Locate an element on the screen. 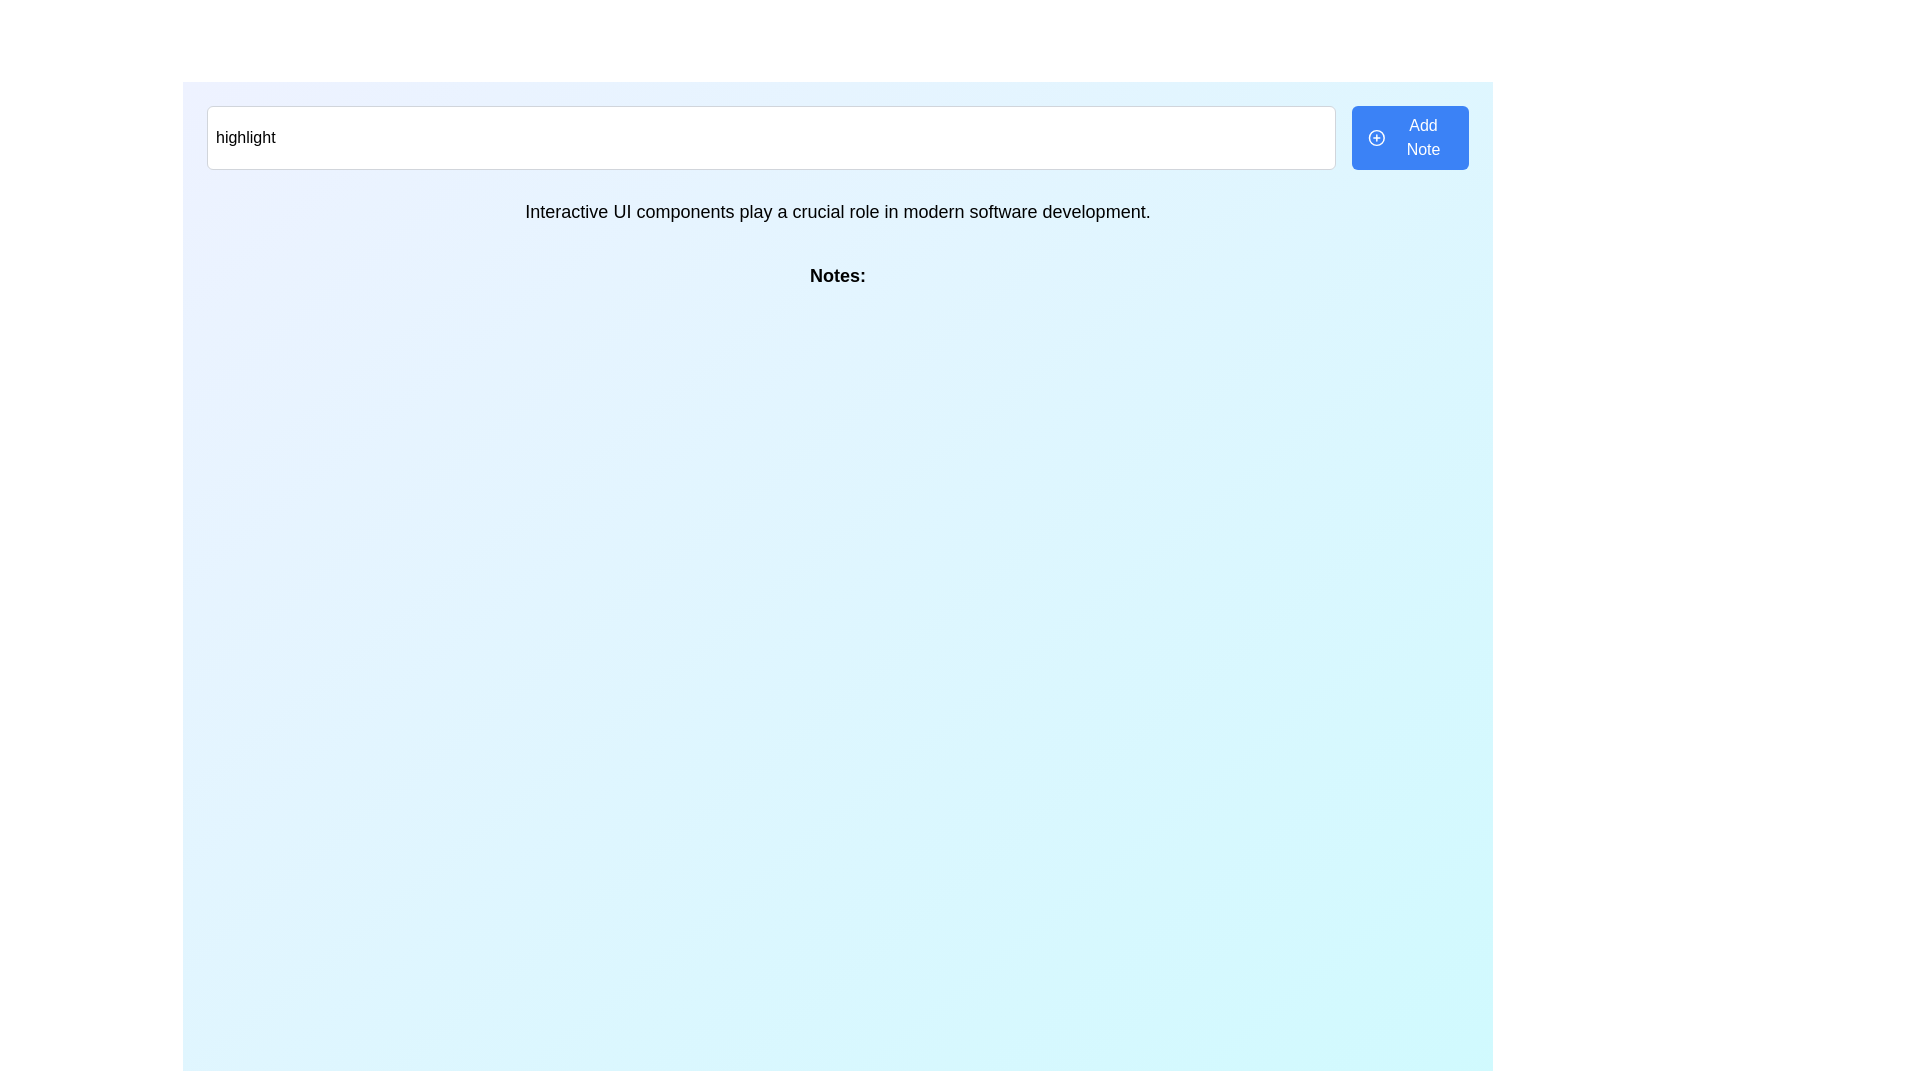 This screenshot has width=1920, height=1080. the decorative icon associated with the 'Add Note' button located in the upper-right corner of the interface is located at coordinates (1376, 137).